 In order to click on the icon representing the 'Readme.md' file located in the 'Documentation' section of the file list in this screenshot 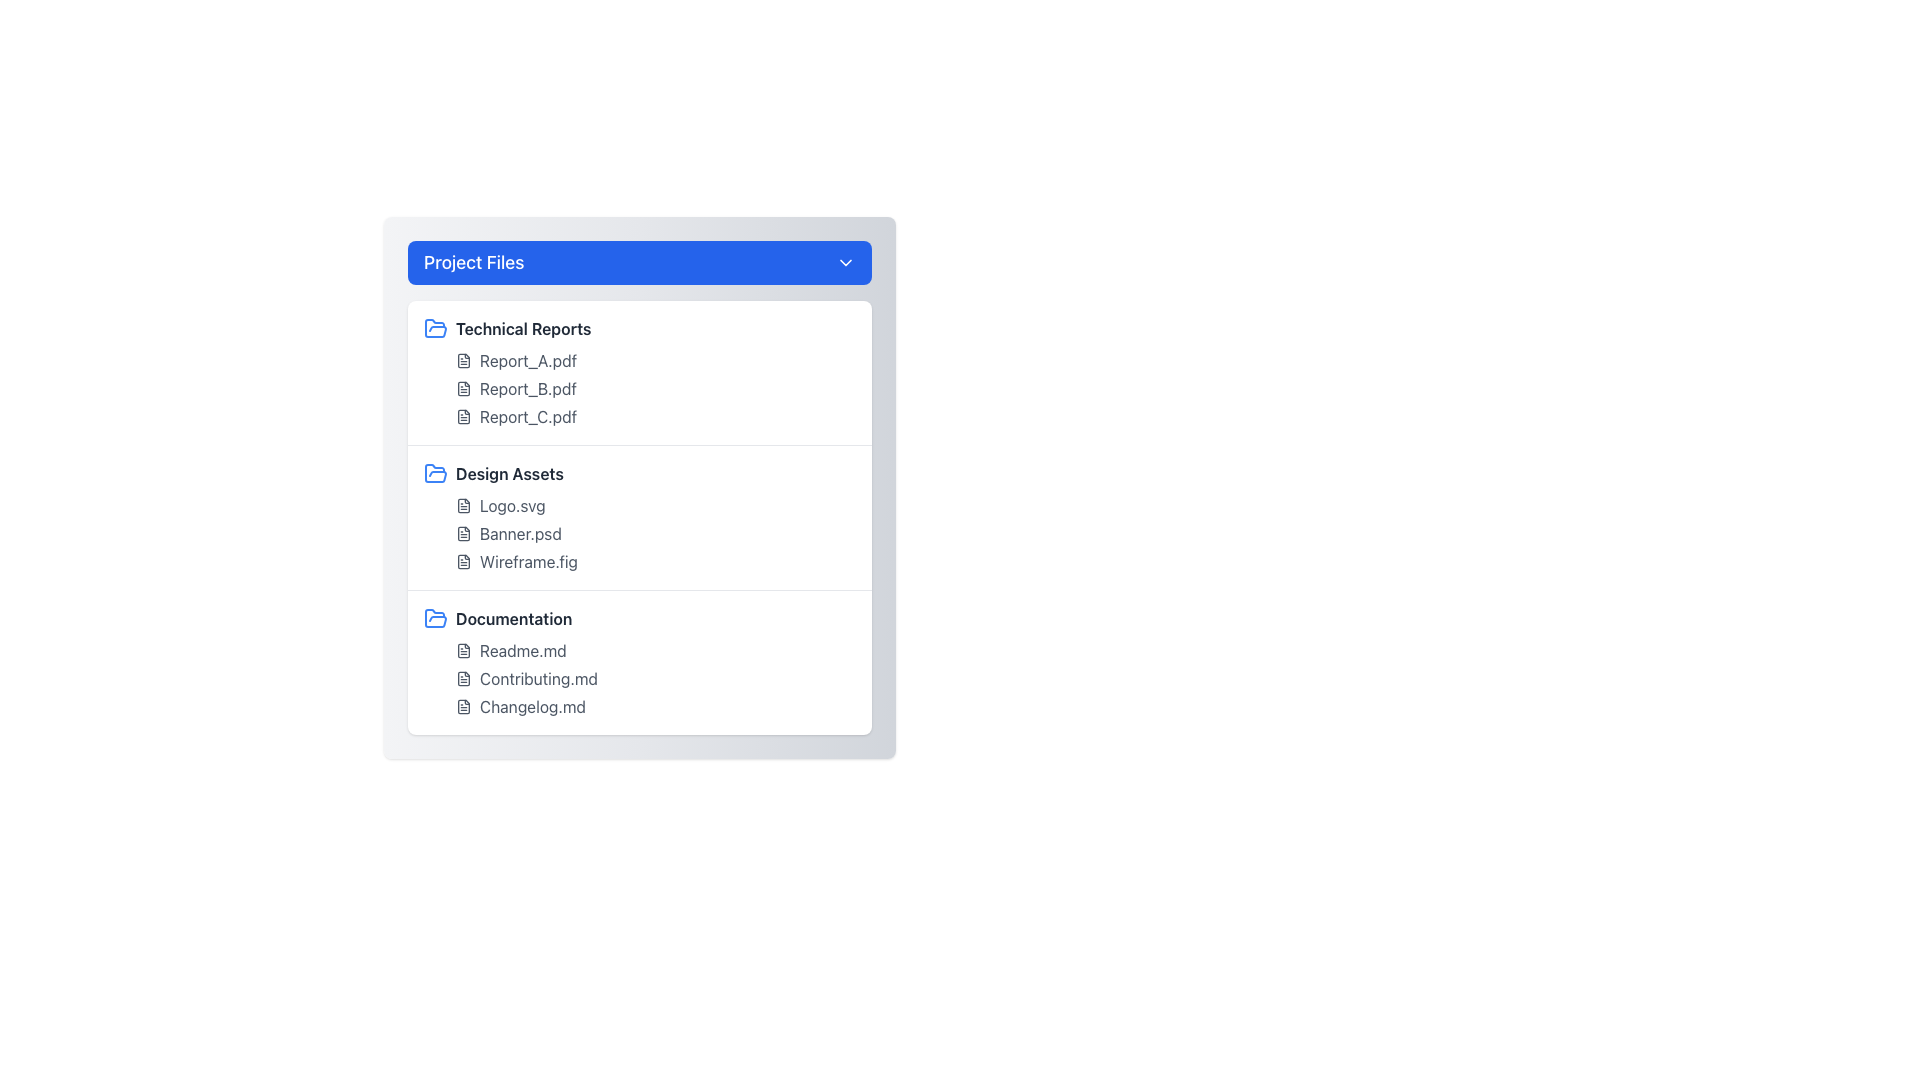, I will do `click(463, 651)`.